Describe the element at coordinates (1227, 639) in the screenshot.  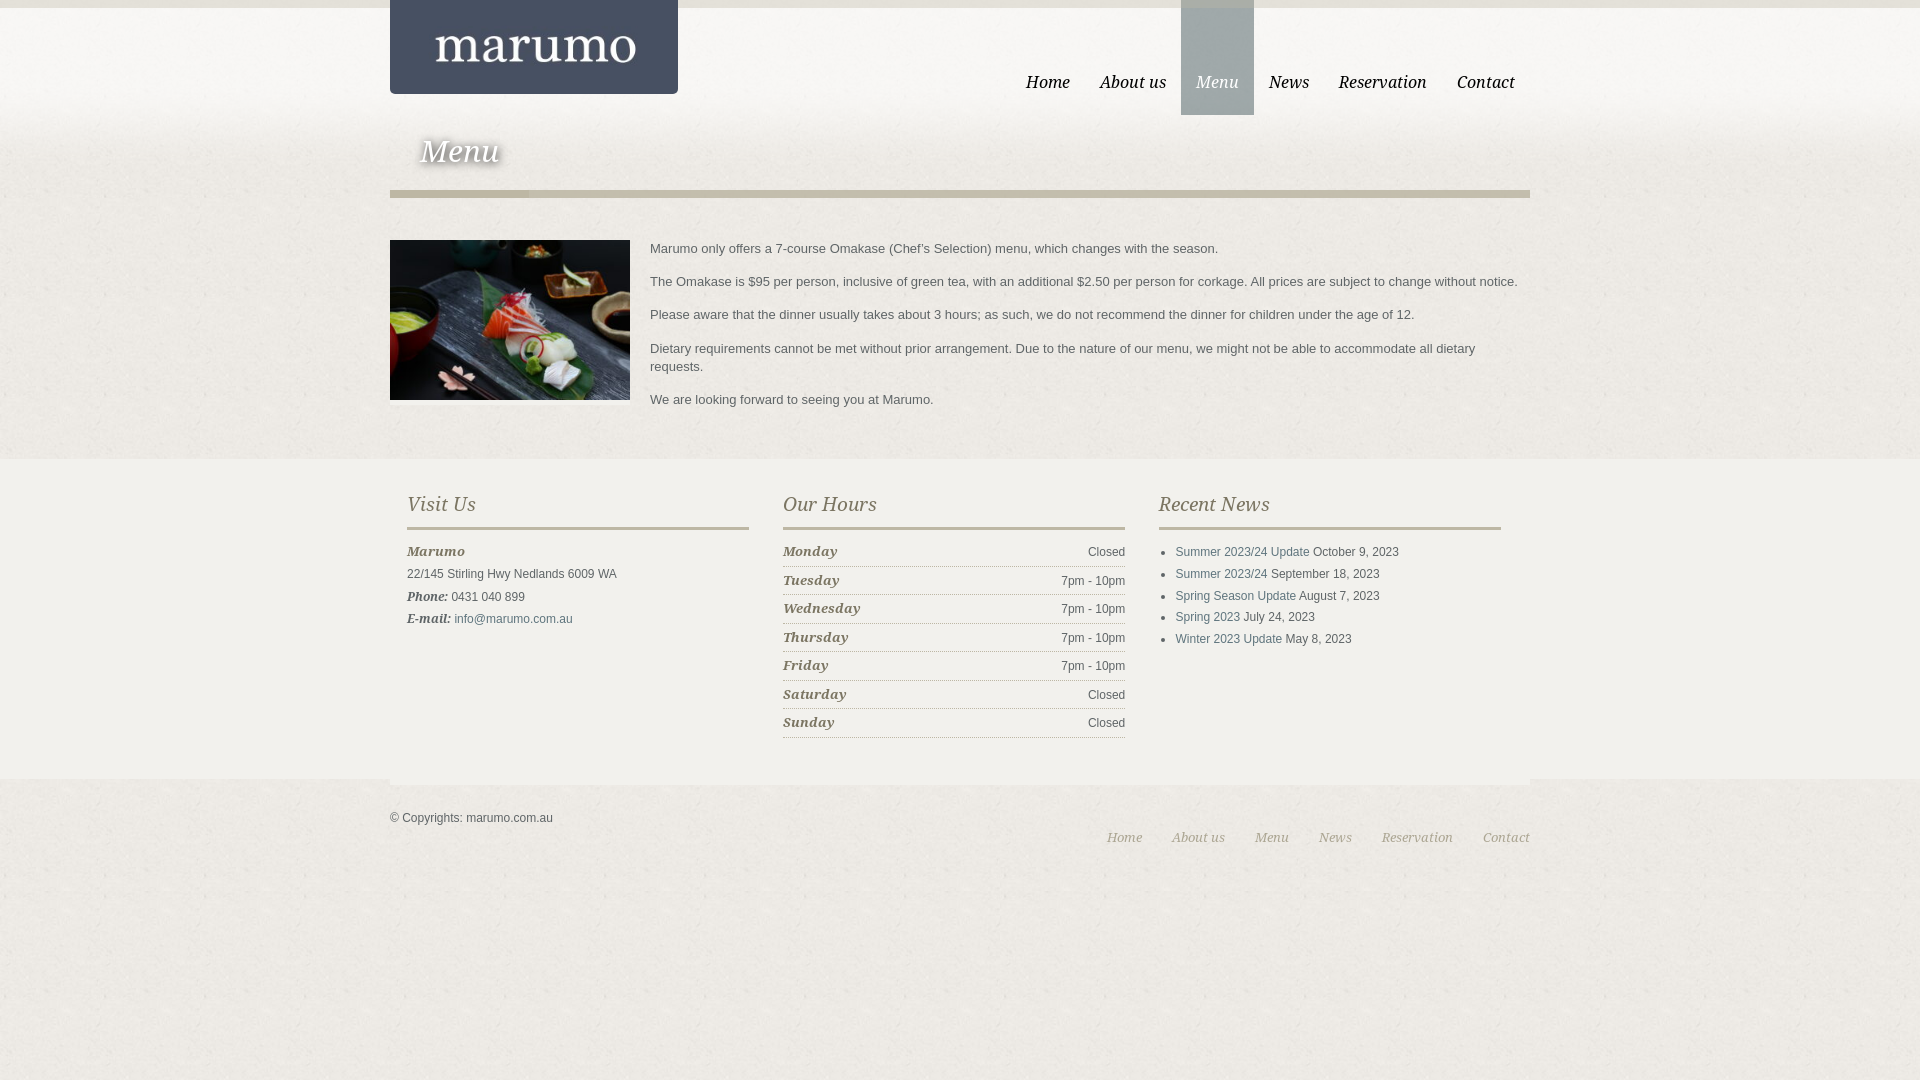
I see `'Winter 2023 Update'` at that location.